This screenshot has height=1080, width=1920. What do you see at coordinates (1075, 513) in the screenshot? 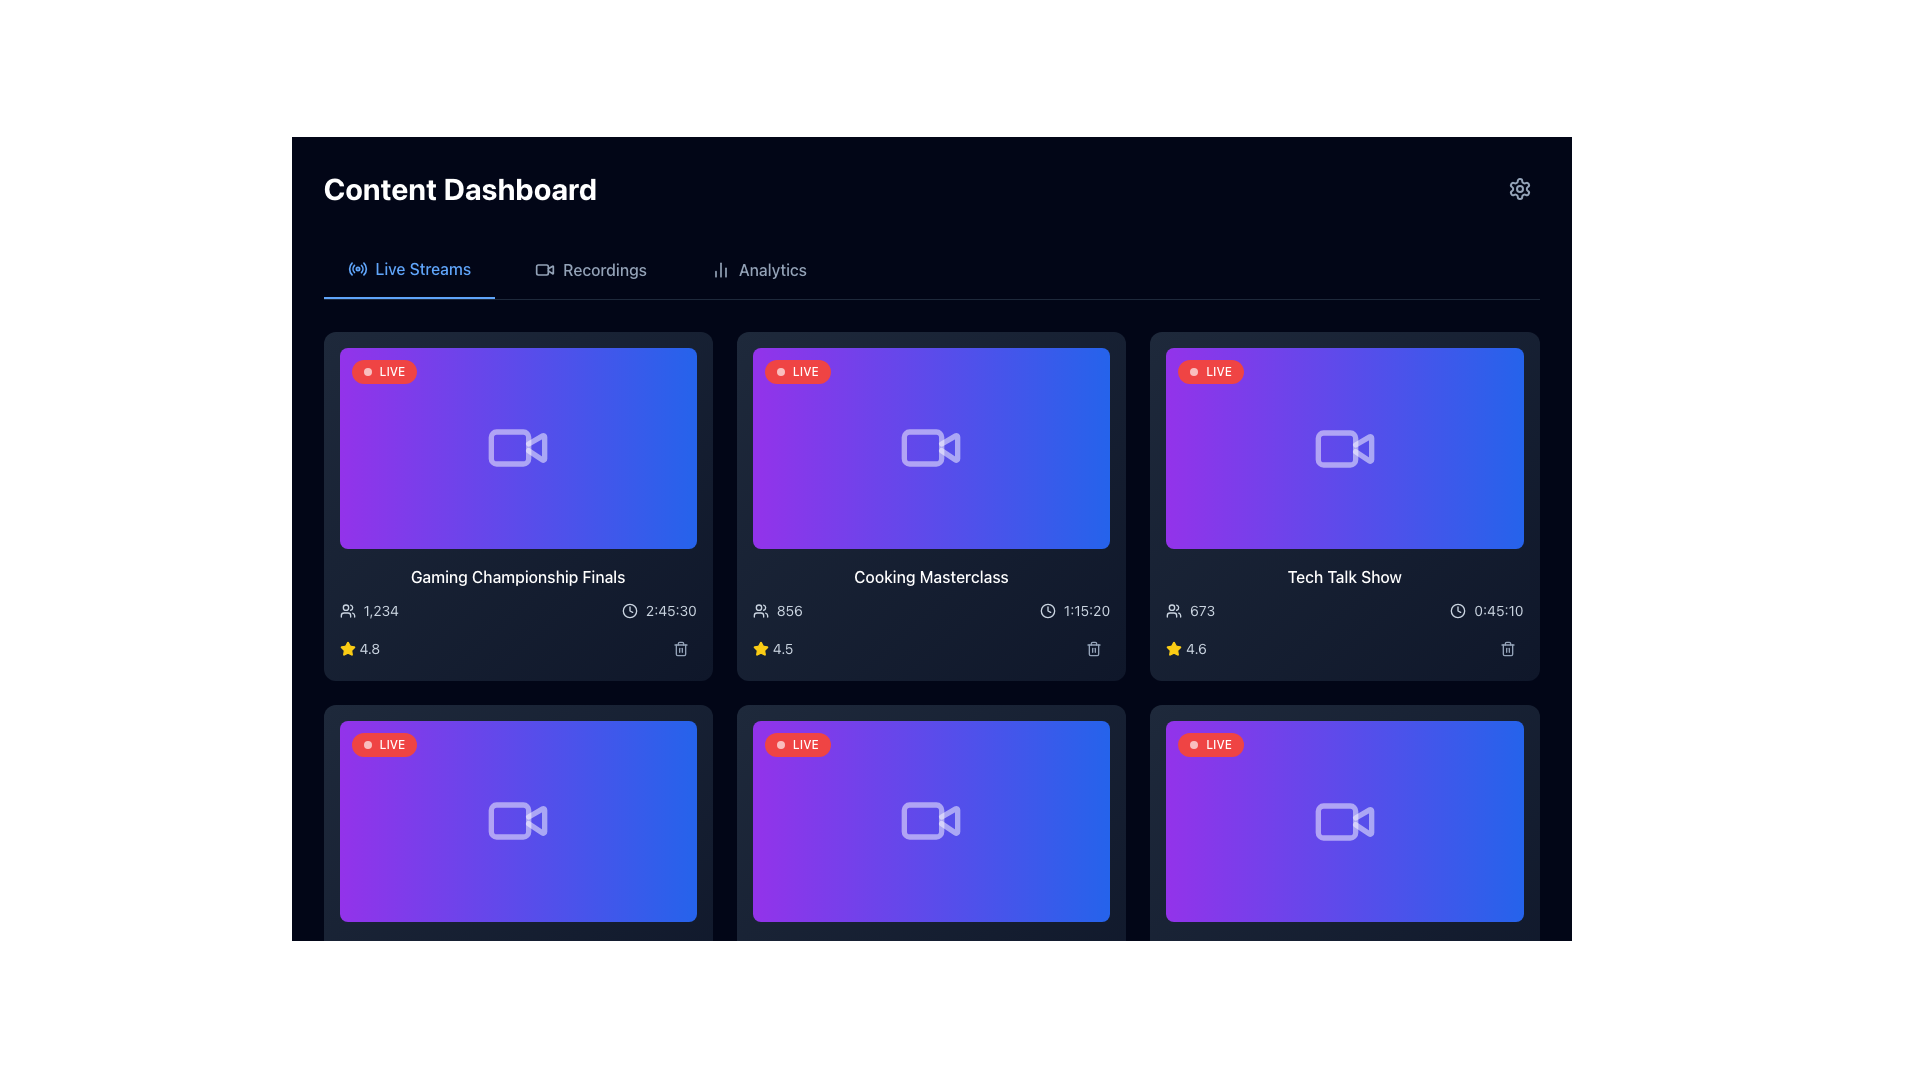
I see `the circular play button located at the bottom-right corner of the 'Cooking Masterclass' card` at bounding box center [1075, 513].